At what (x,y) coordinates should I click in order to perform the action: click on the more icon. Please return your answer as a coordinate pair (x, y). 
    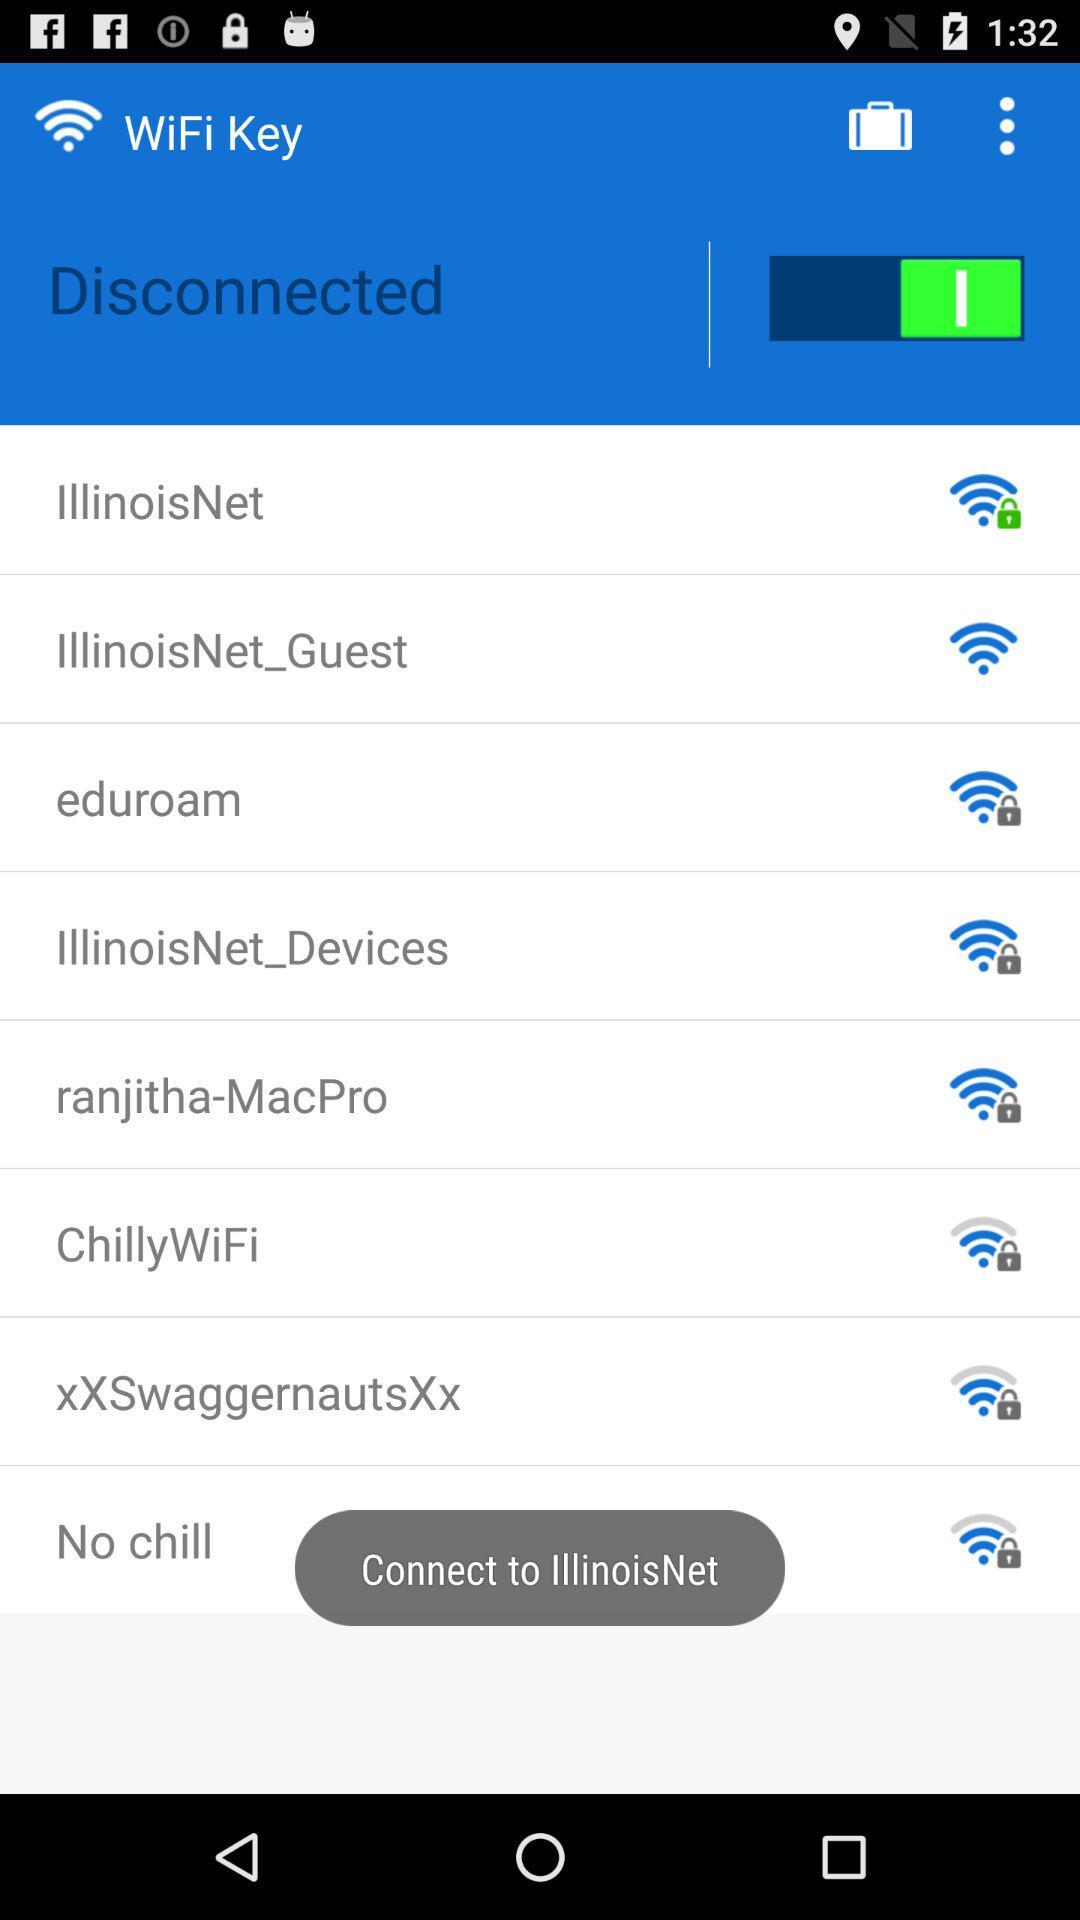
    Looking at the image, I should click on (1011, 133).